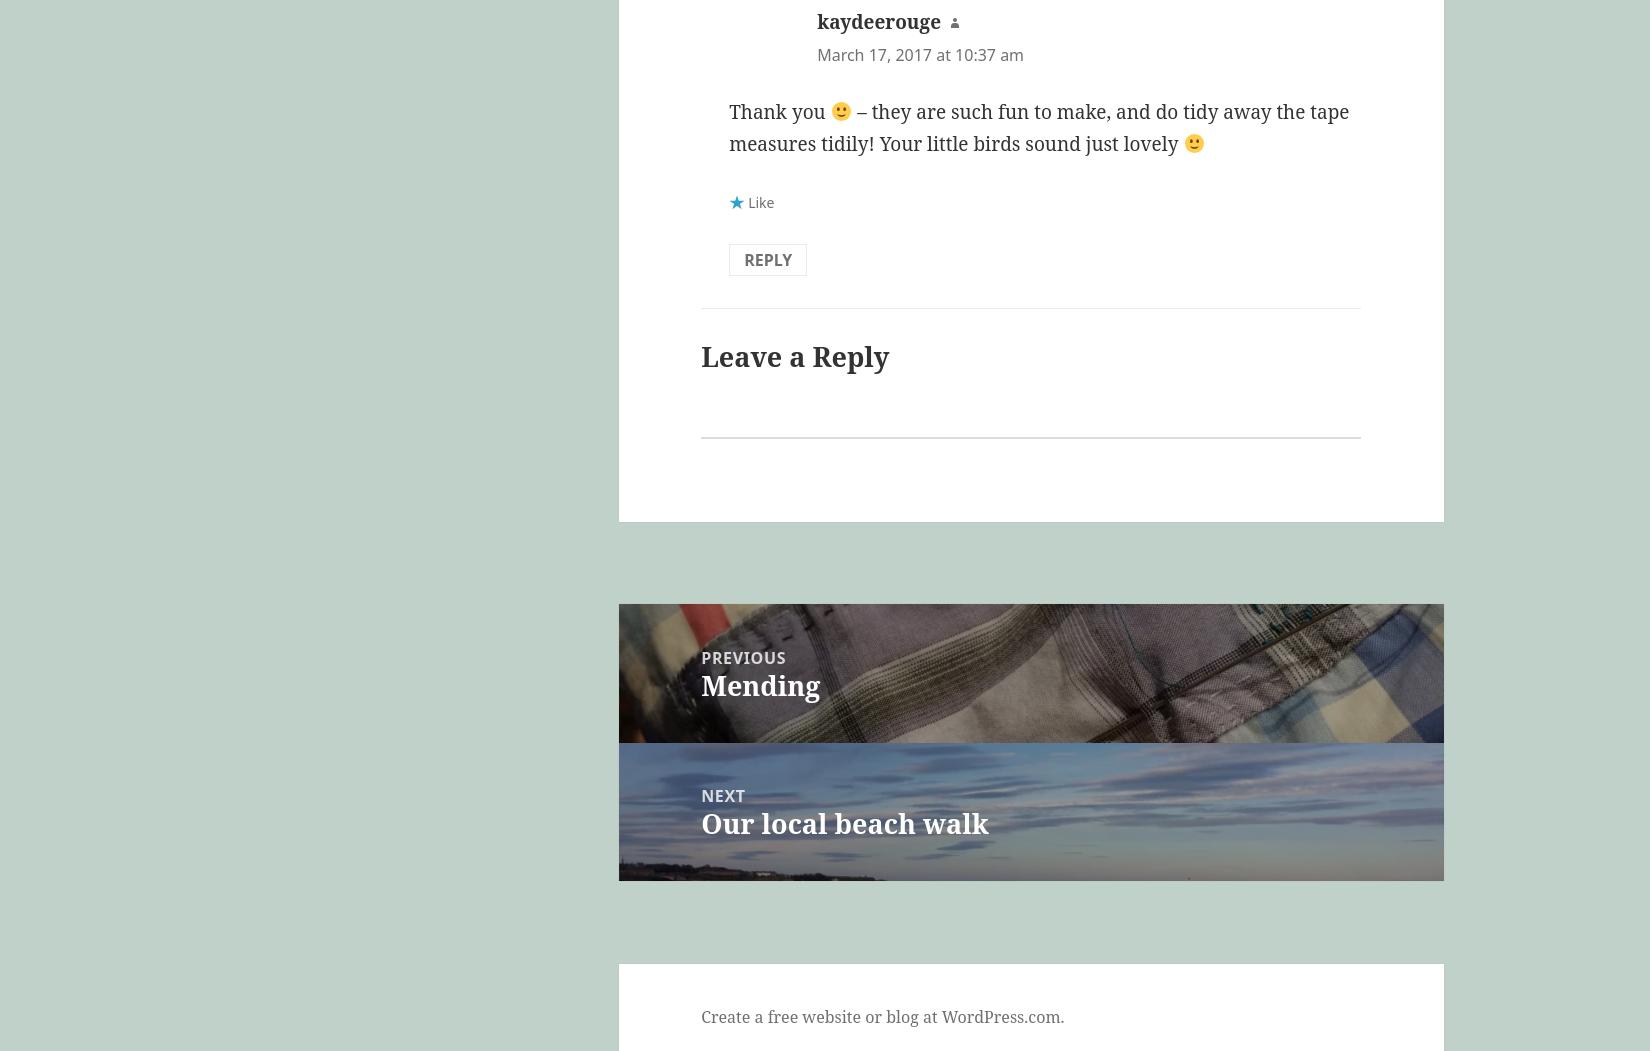 This screenshot has width=1650, height=1051. I want to click on 'Our local beach walk', so click(844, 823).